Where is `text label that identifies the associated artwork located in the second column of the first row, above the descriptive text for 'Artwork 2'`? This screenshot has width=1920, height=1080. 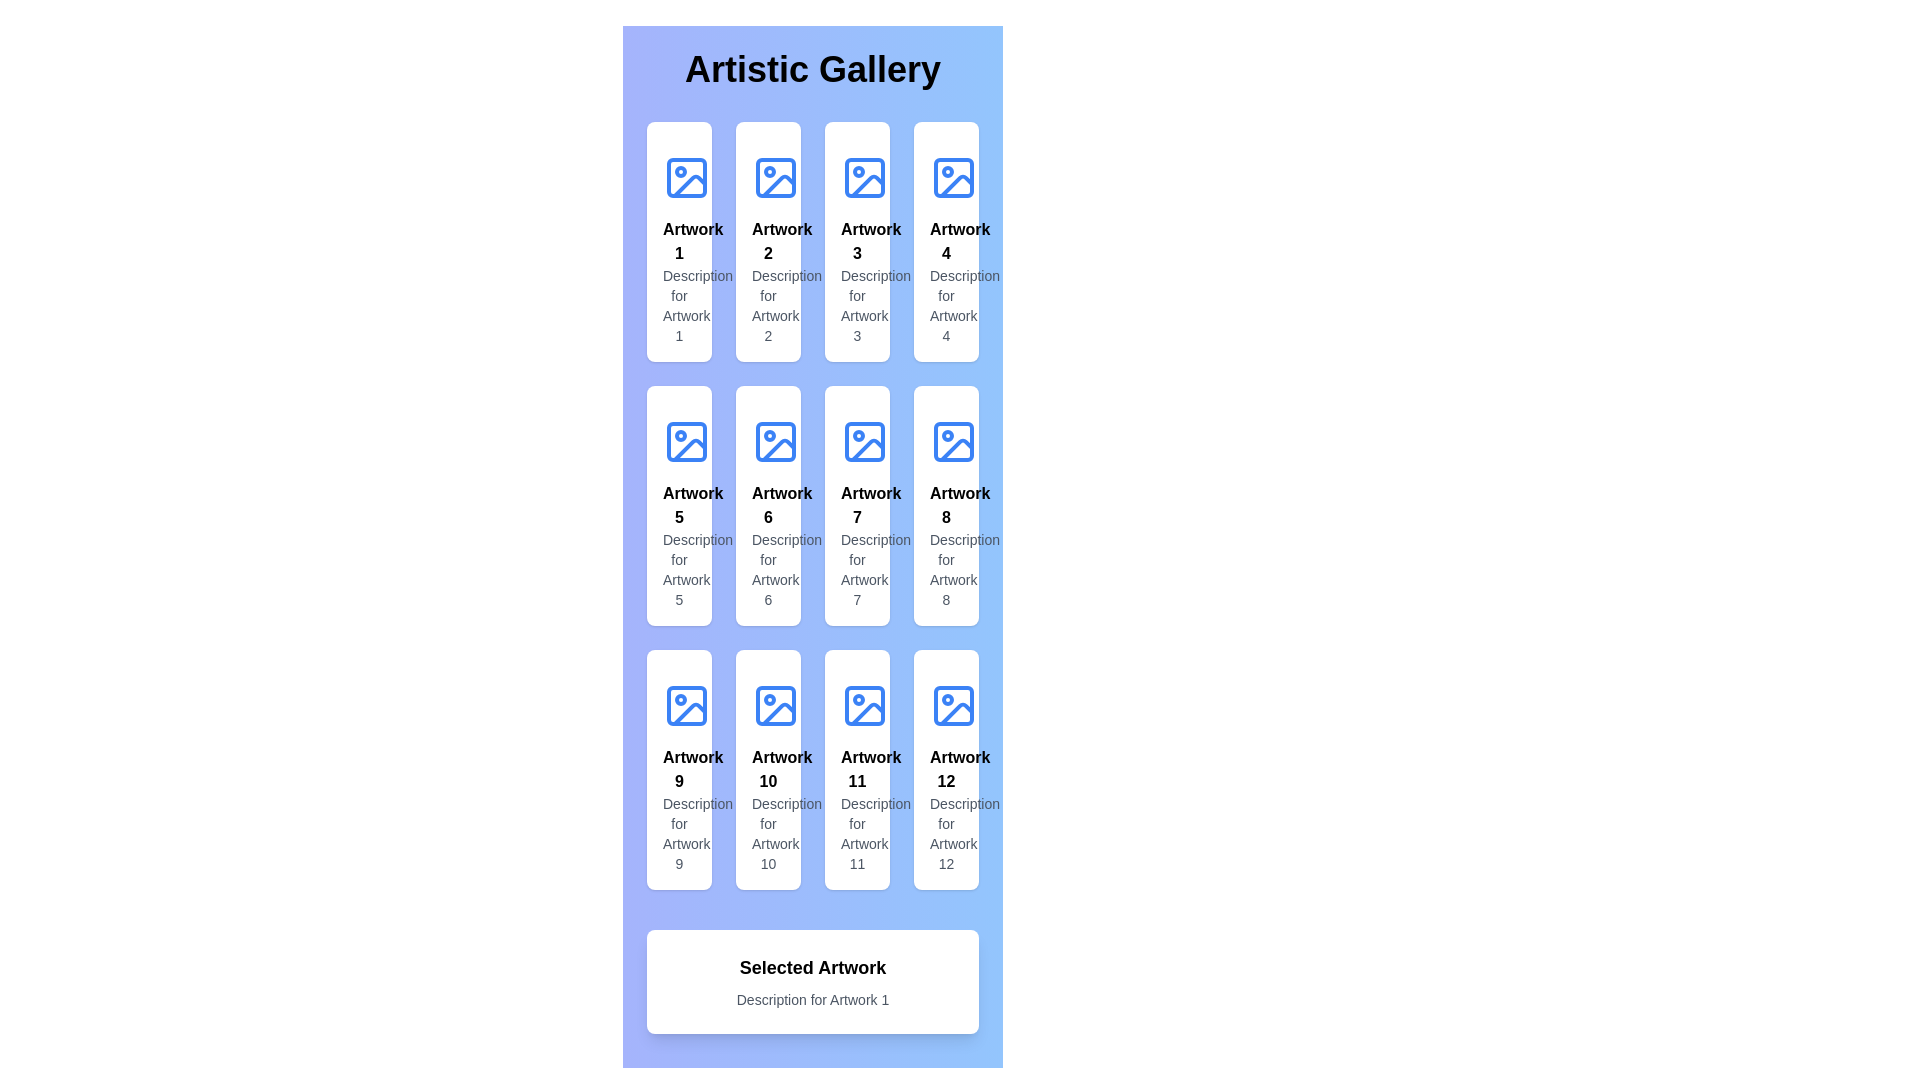
text label that identifies the associated artwork located in the second column of the first row, above the descriptive text for 'Artwork 2' is located at coordinates (767, 241).